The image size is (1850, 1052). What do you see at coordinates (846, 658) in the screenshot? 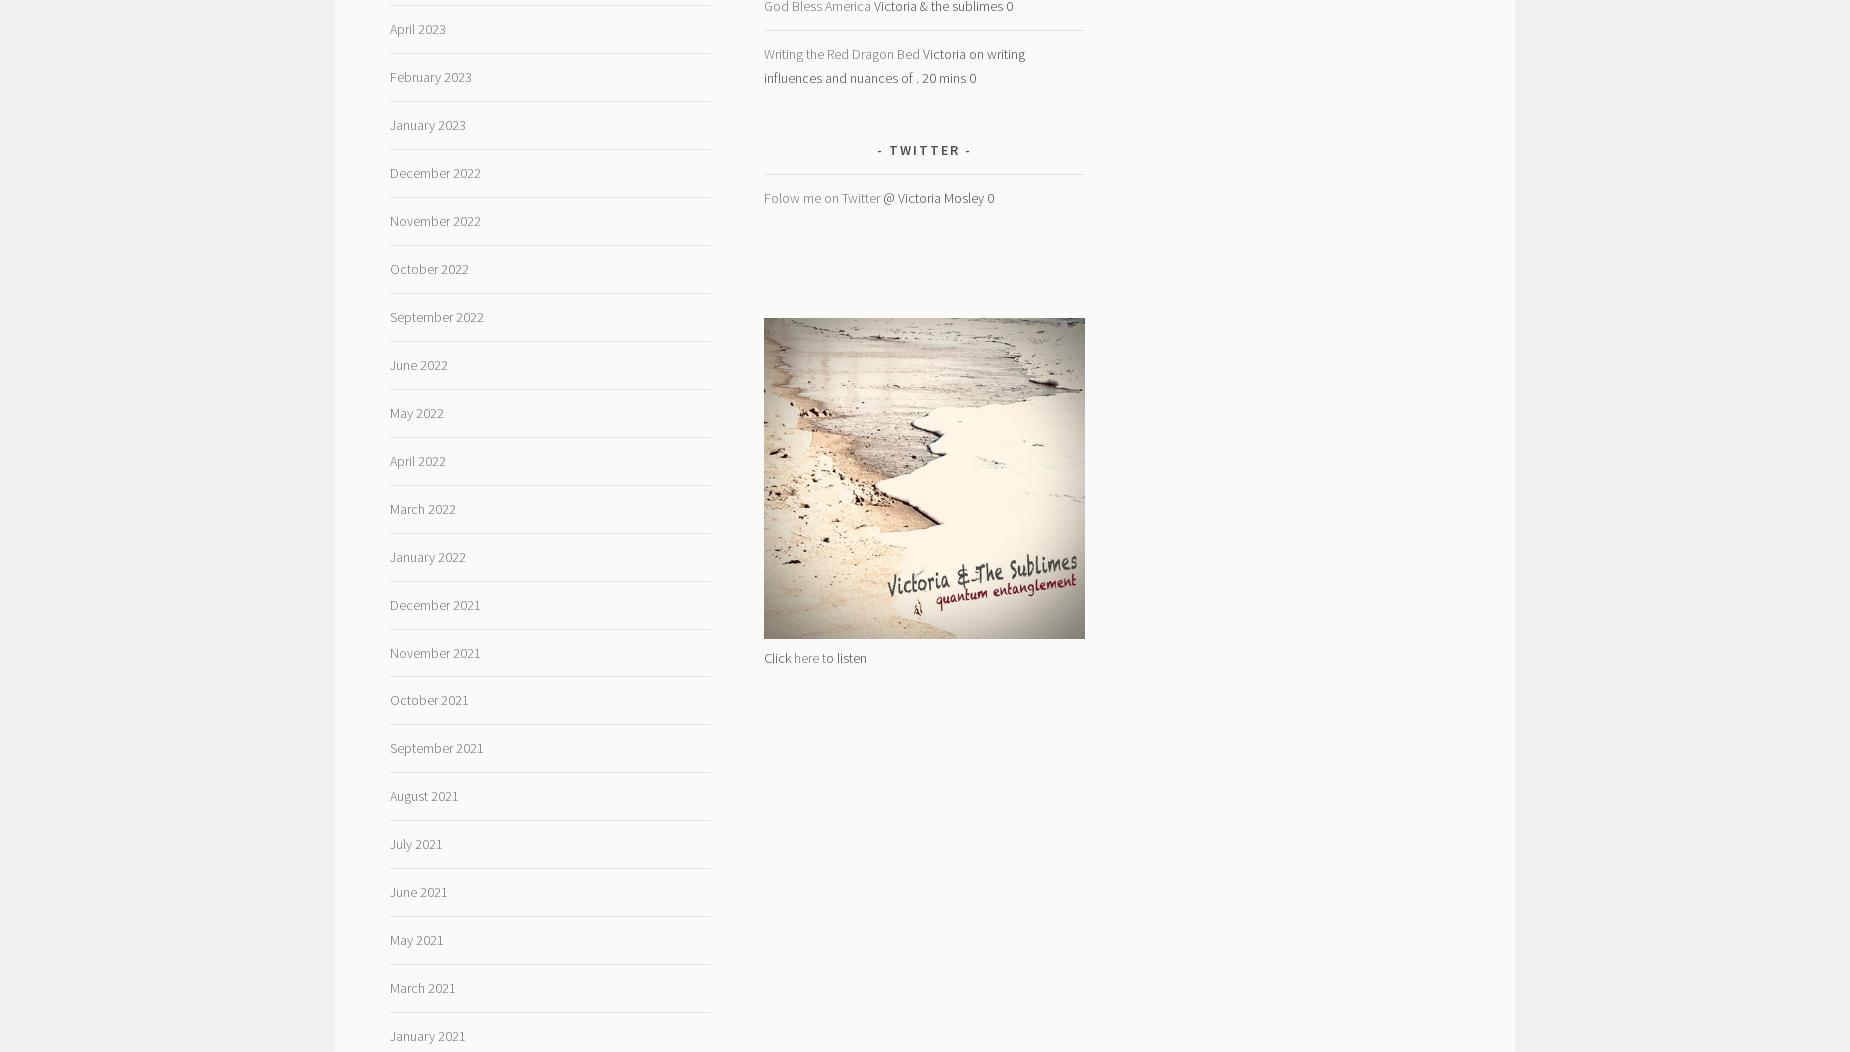
I see `'o listen'` at bounding box center [846, 658].